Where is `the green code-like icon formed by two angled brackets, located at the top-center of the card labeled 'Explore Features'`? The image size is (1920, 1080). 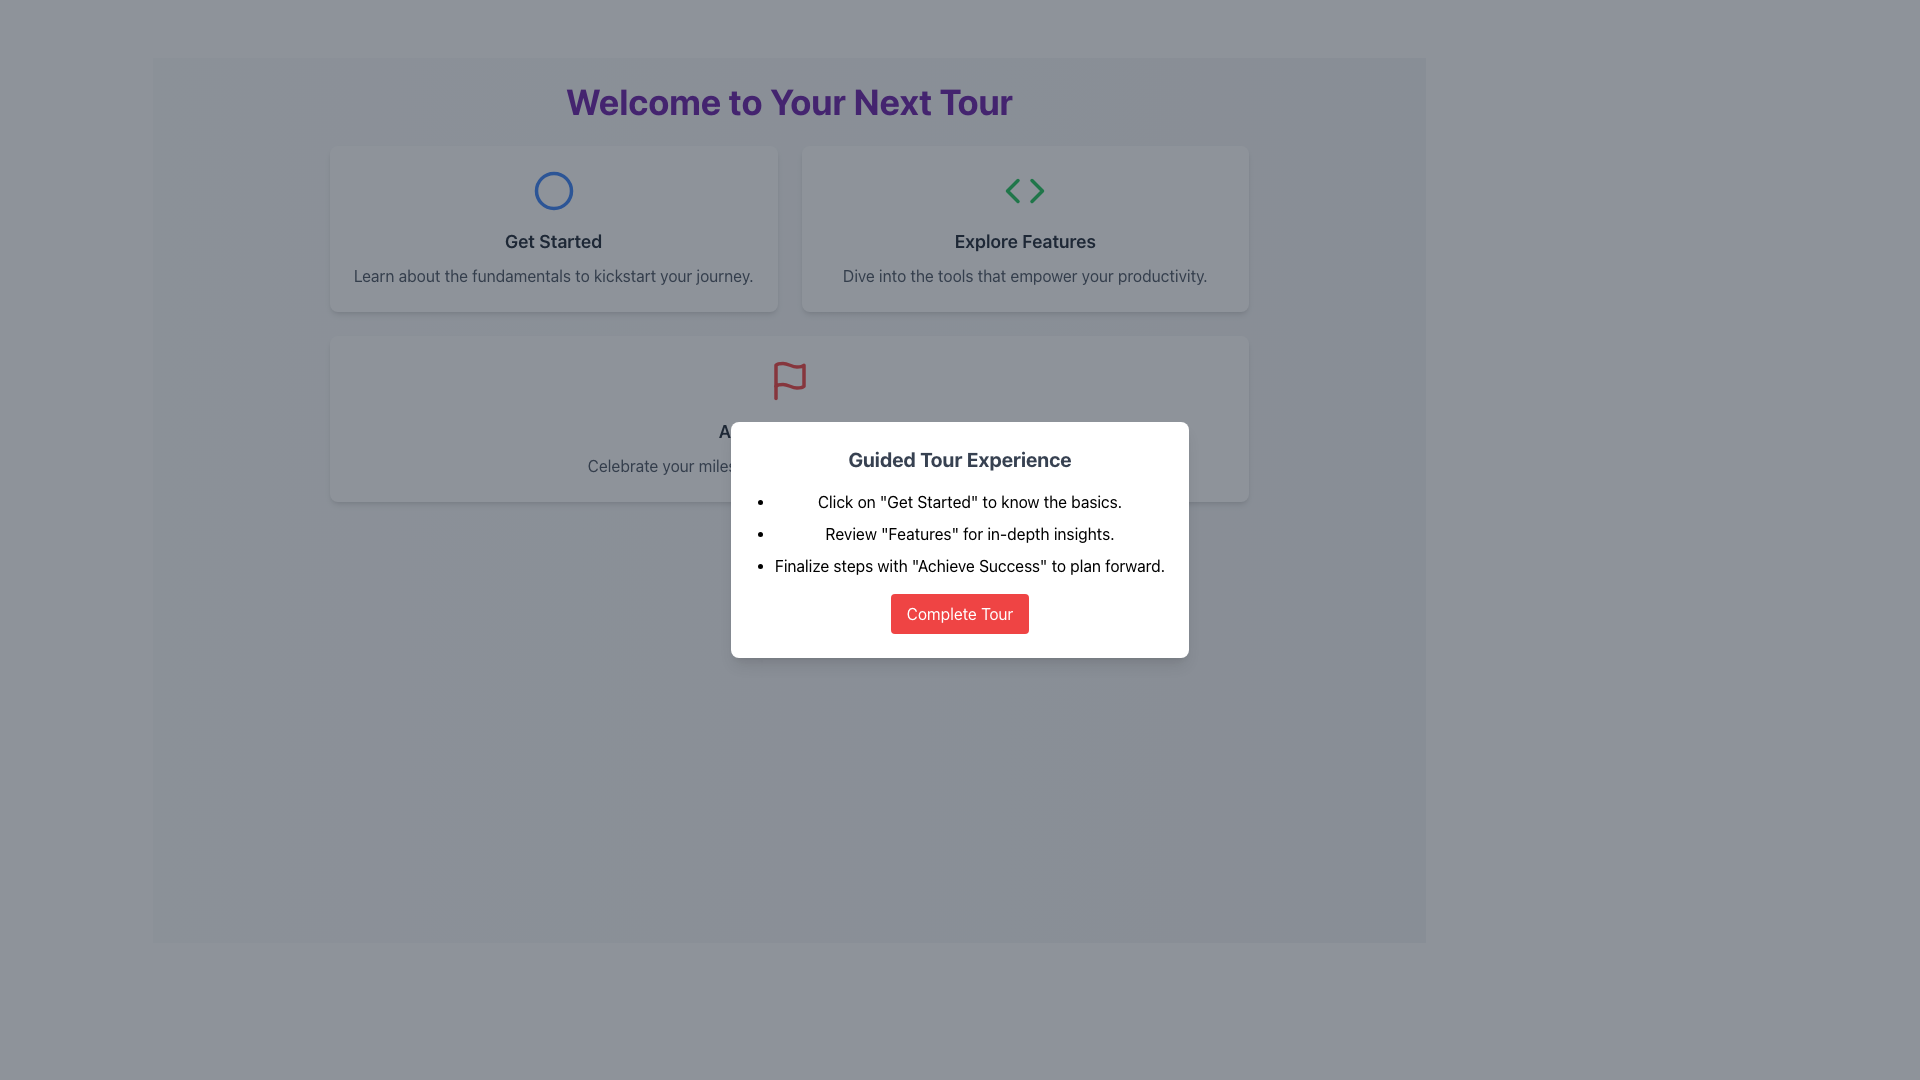
the green code-like icon formed by two angled brackets, located at the top-center of the card labeled 'Explore Features' is located at coordinates (1025, 191).